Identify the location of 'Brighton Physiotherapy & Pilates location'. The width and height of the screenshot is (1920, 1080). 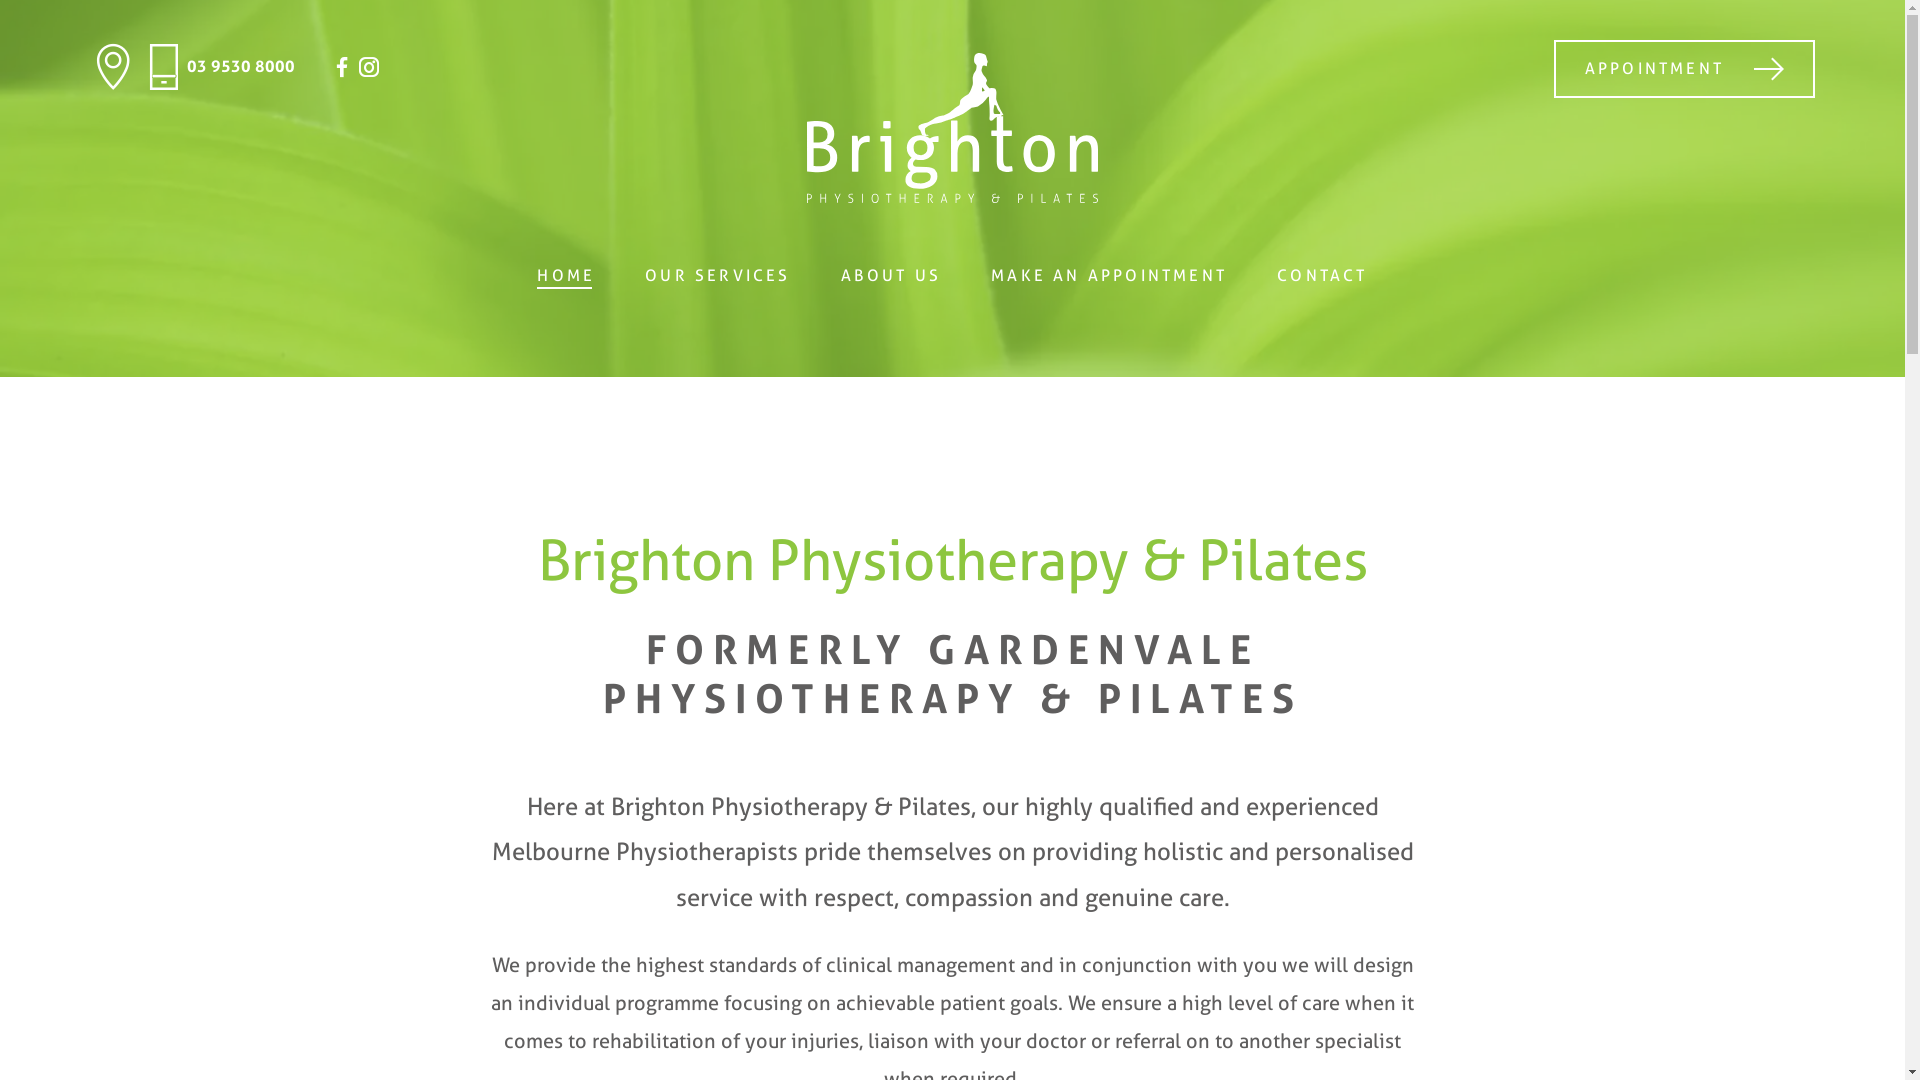
(89, 65).